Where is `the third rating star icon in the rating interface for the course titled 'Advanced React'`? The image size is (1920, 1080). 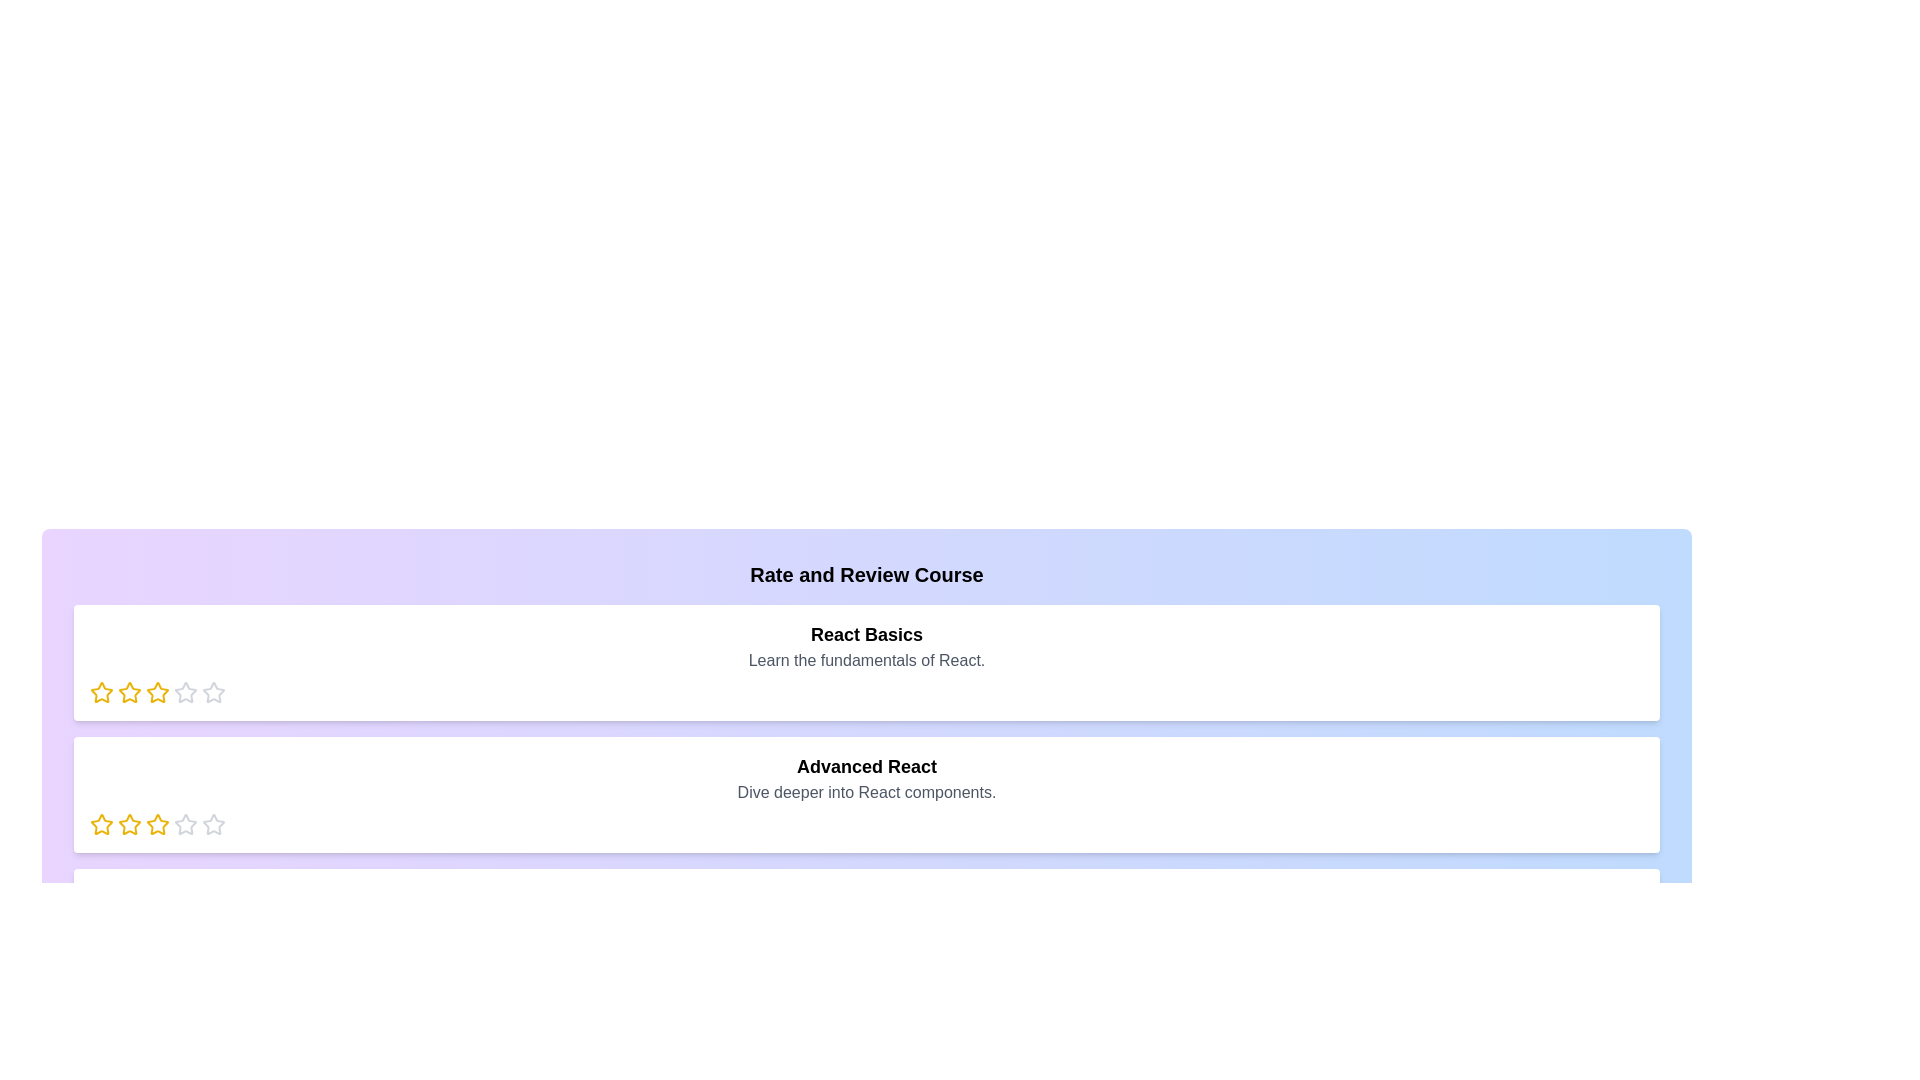
the third rating star icon in the rating interface for the course titled 'Advanced React' is located at coordinates (128, 825).